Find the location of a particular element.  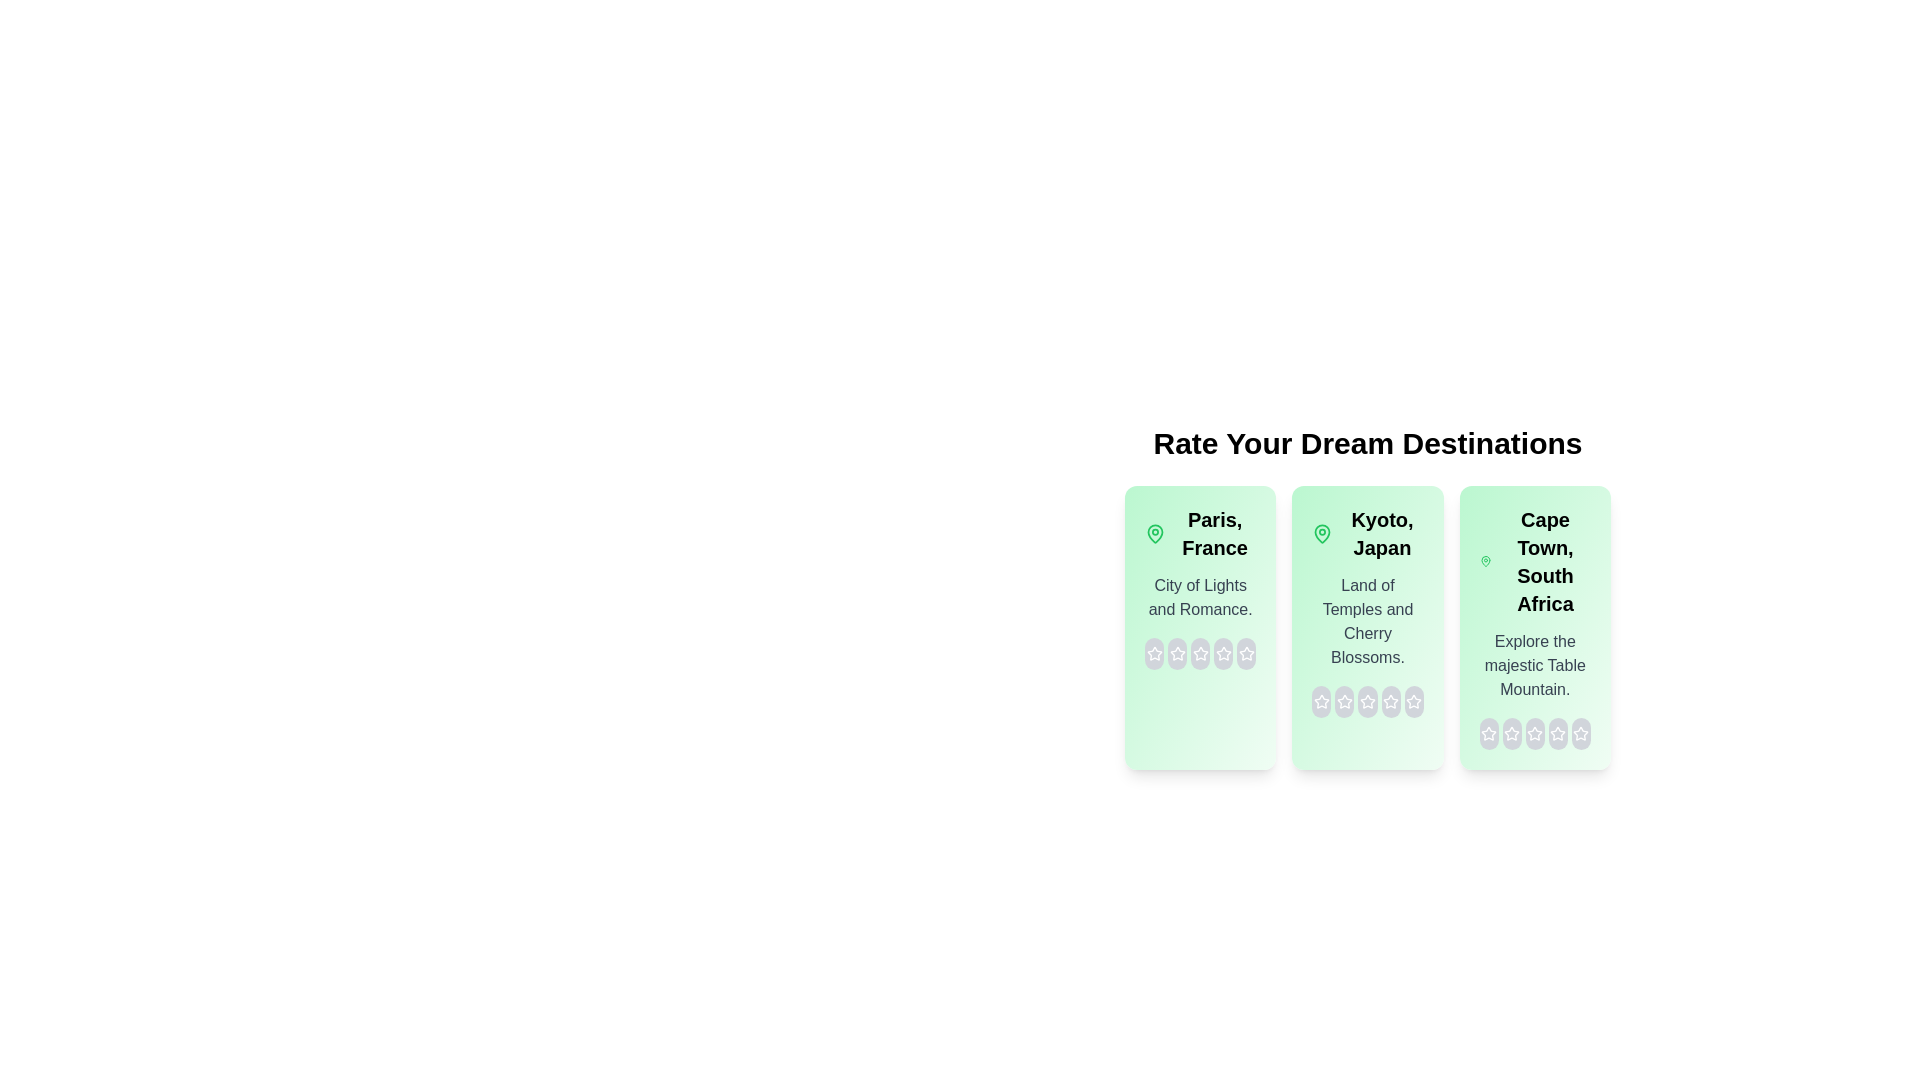

the rating for a destination to 4 stars is located at coordinates (1222, 654).